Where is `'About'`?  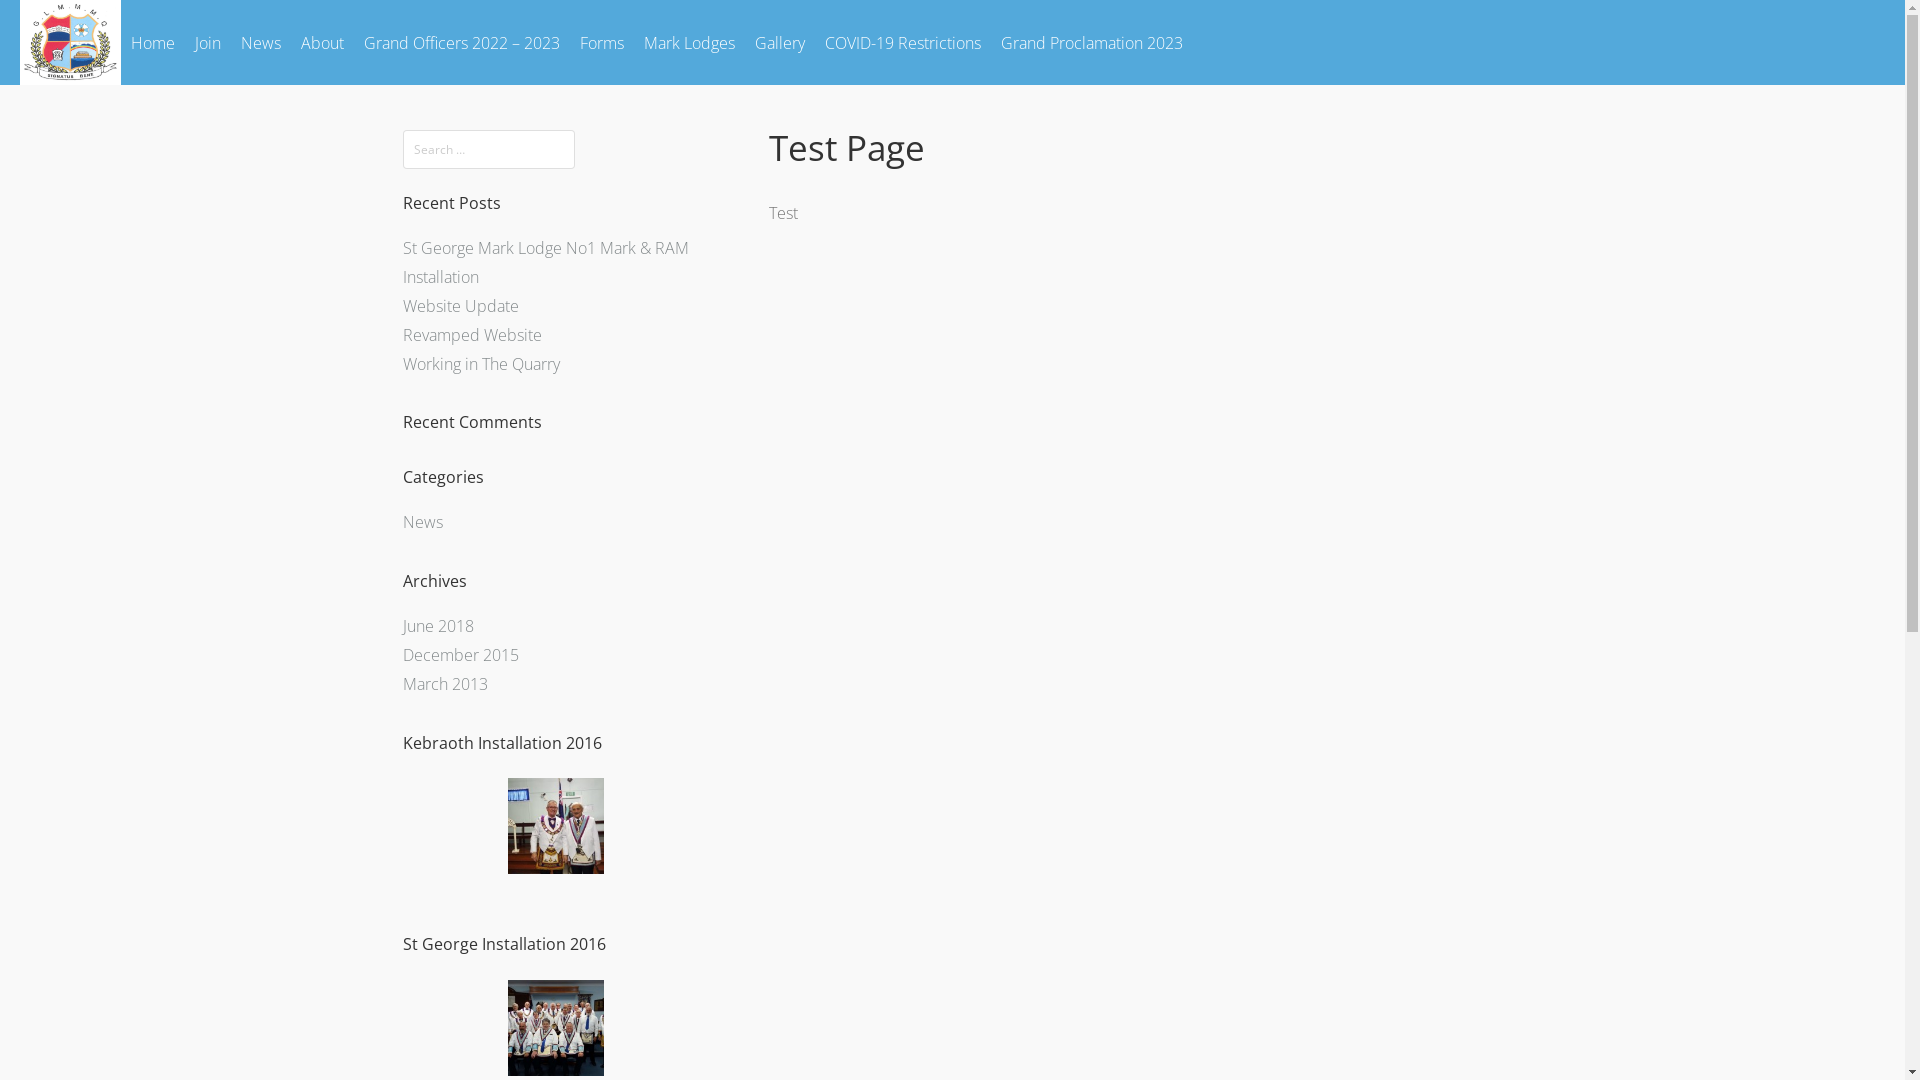 'About' is located at coordinates (290, 42).